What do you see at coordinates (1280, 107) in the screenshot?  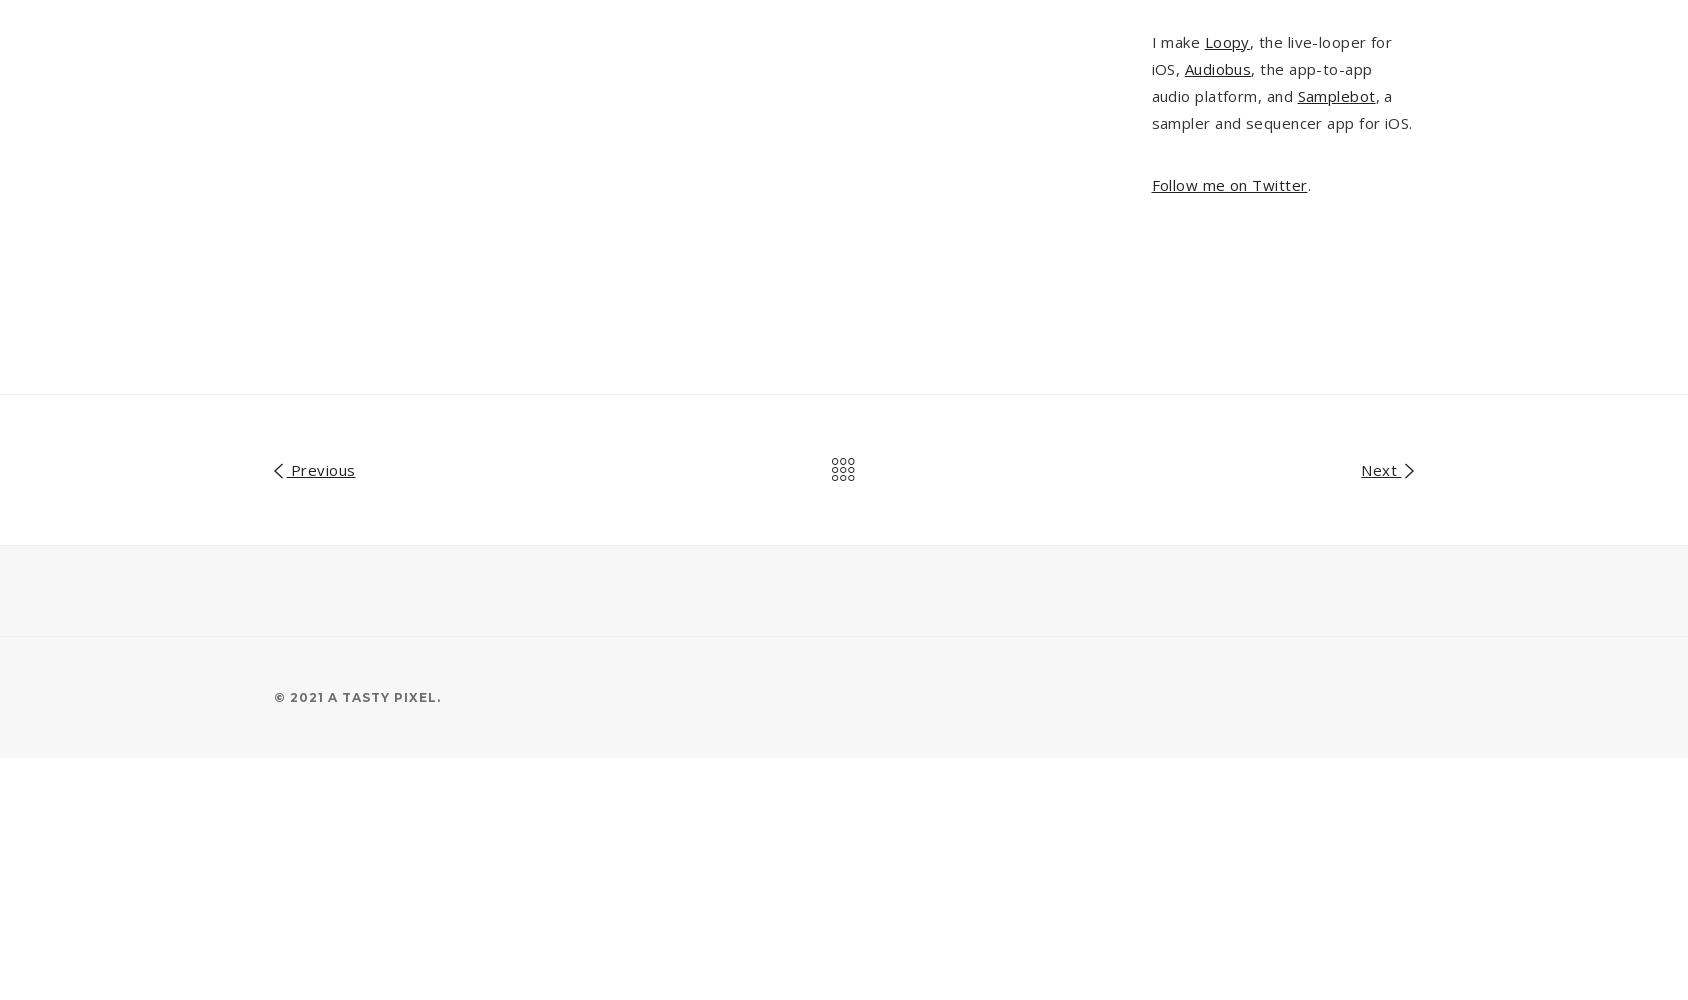 I see `', a sampler and sequencer app for iOS.'` at bounding box center [1280, 107].